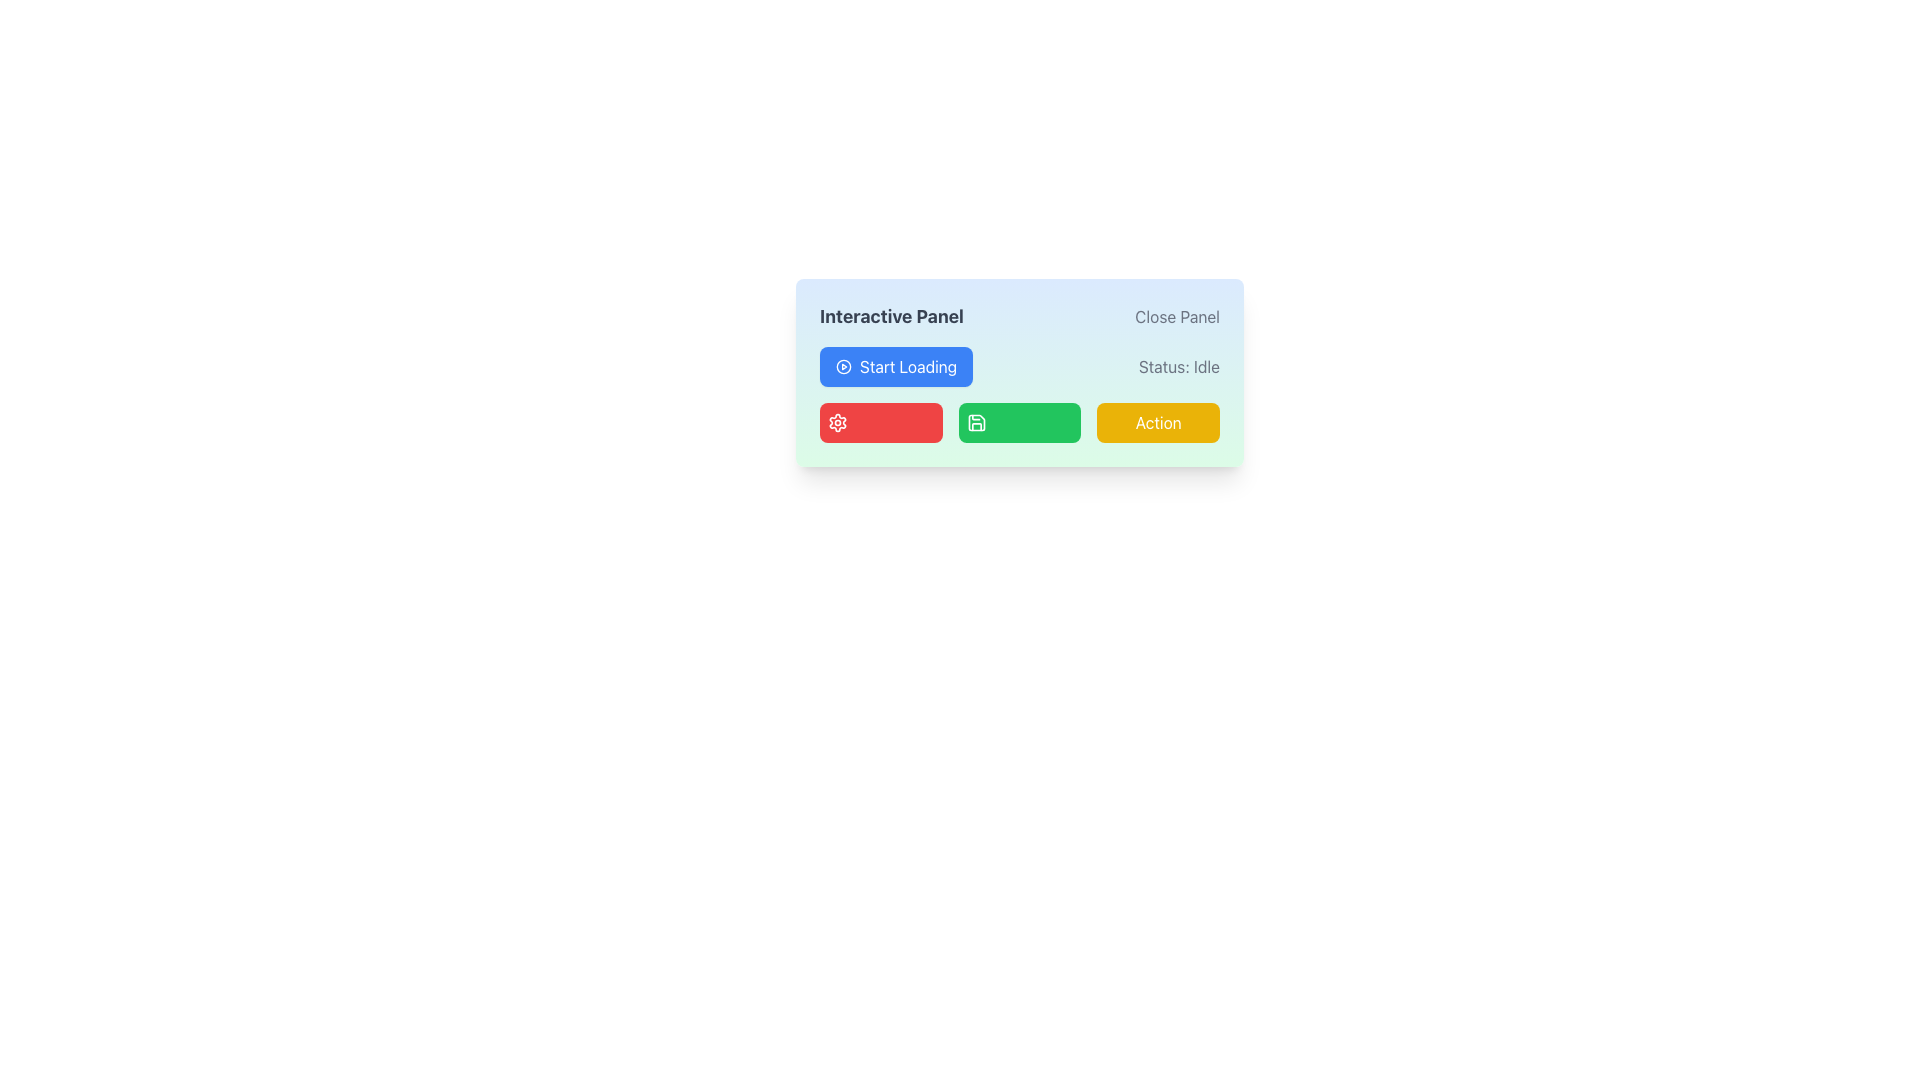 The height and width of the screenshot is (1080, 1920). What do you see at coordinates (895, 366) in the screenshot?
I see `the button located in the 'Interactive Panel' that initiates a loading process, positioned above the row of colored buttons and aligned with 'Status: Idle'` at bounding box center [895, 366].